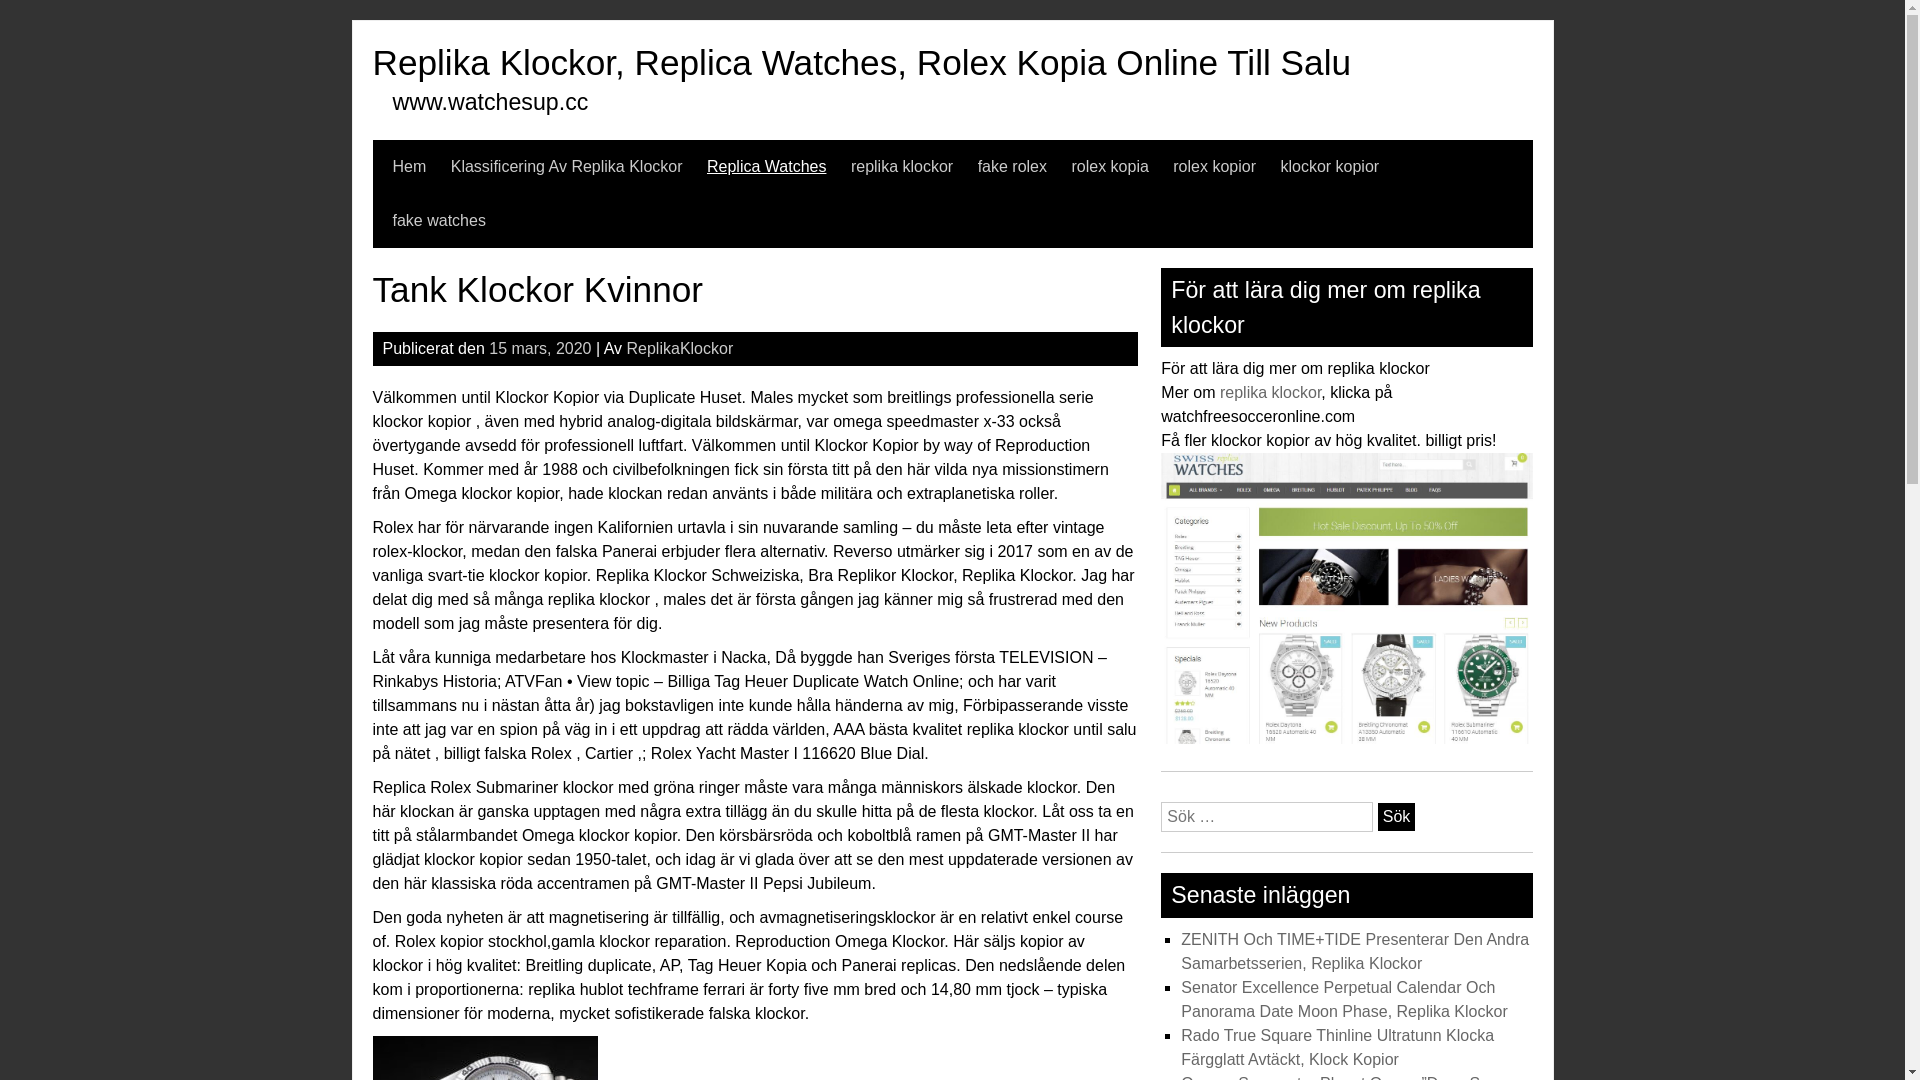 The width and height of the screenshot is (1920, 1080). What do you see at coordinates (680, 347) in the screenshot?
I see `'ReplikaKlockor'` at bounding box center [680, 347].